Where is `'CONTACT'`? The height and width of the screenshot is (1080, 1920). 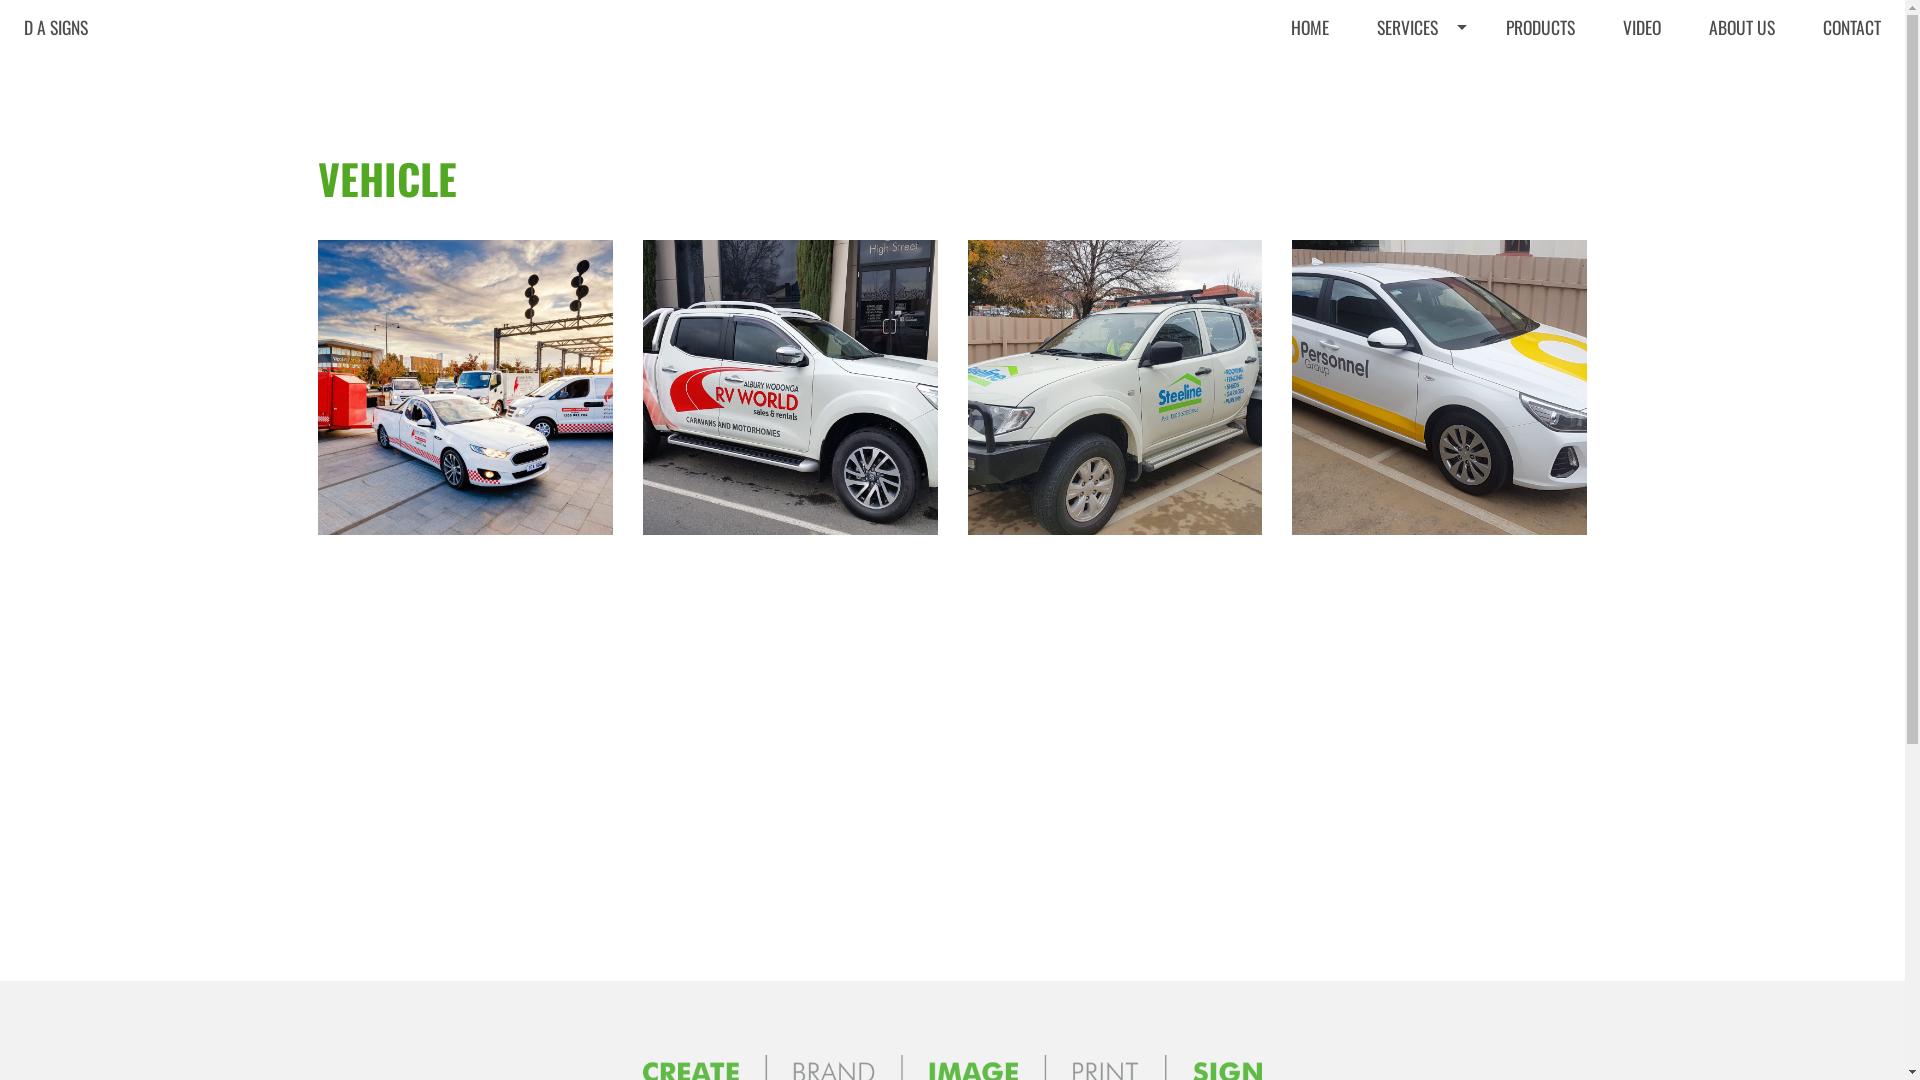
'CONTACT' is located at coordinates (1851, 27).